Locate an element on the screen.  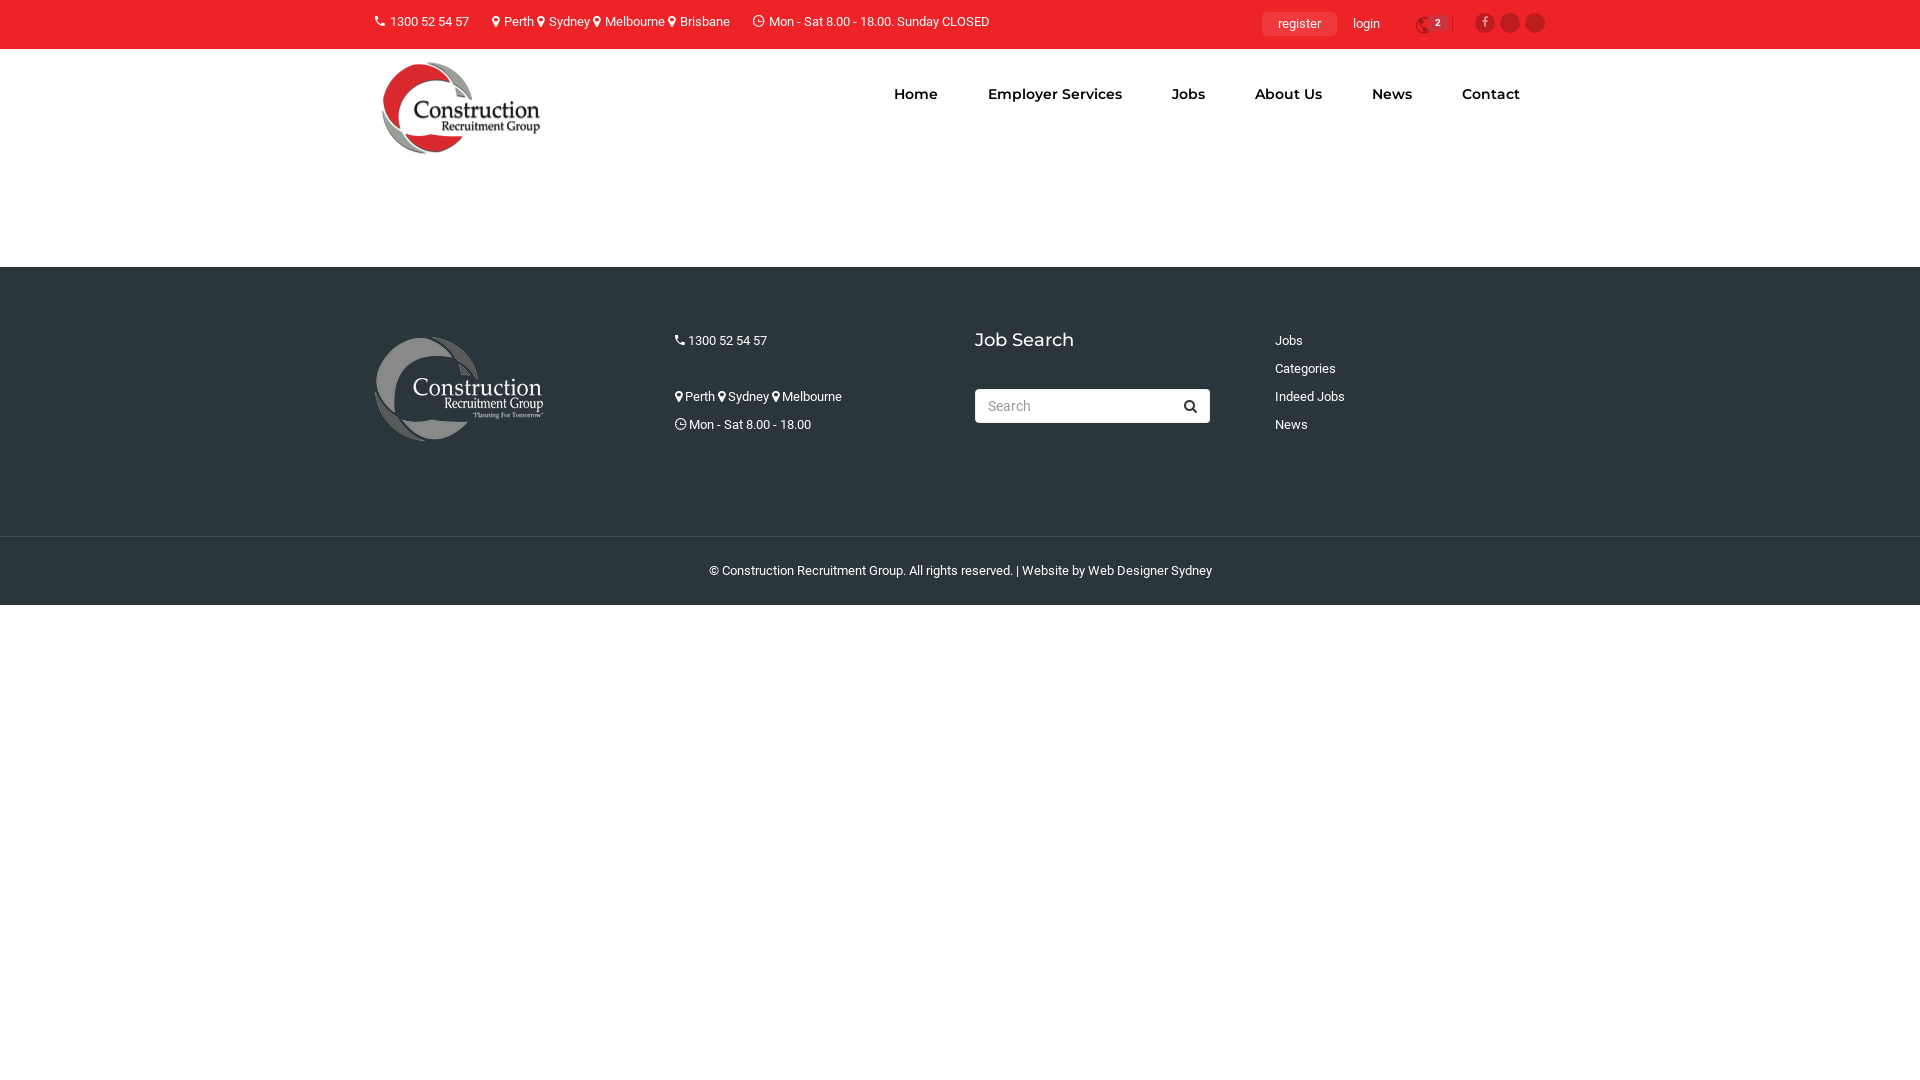
'Twitter' is located at coordinates (1510, 23).